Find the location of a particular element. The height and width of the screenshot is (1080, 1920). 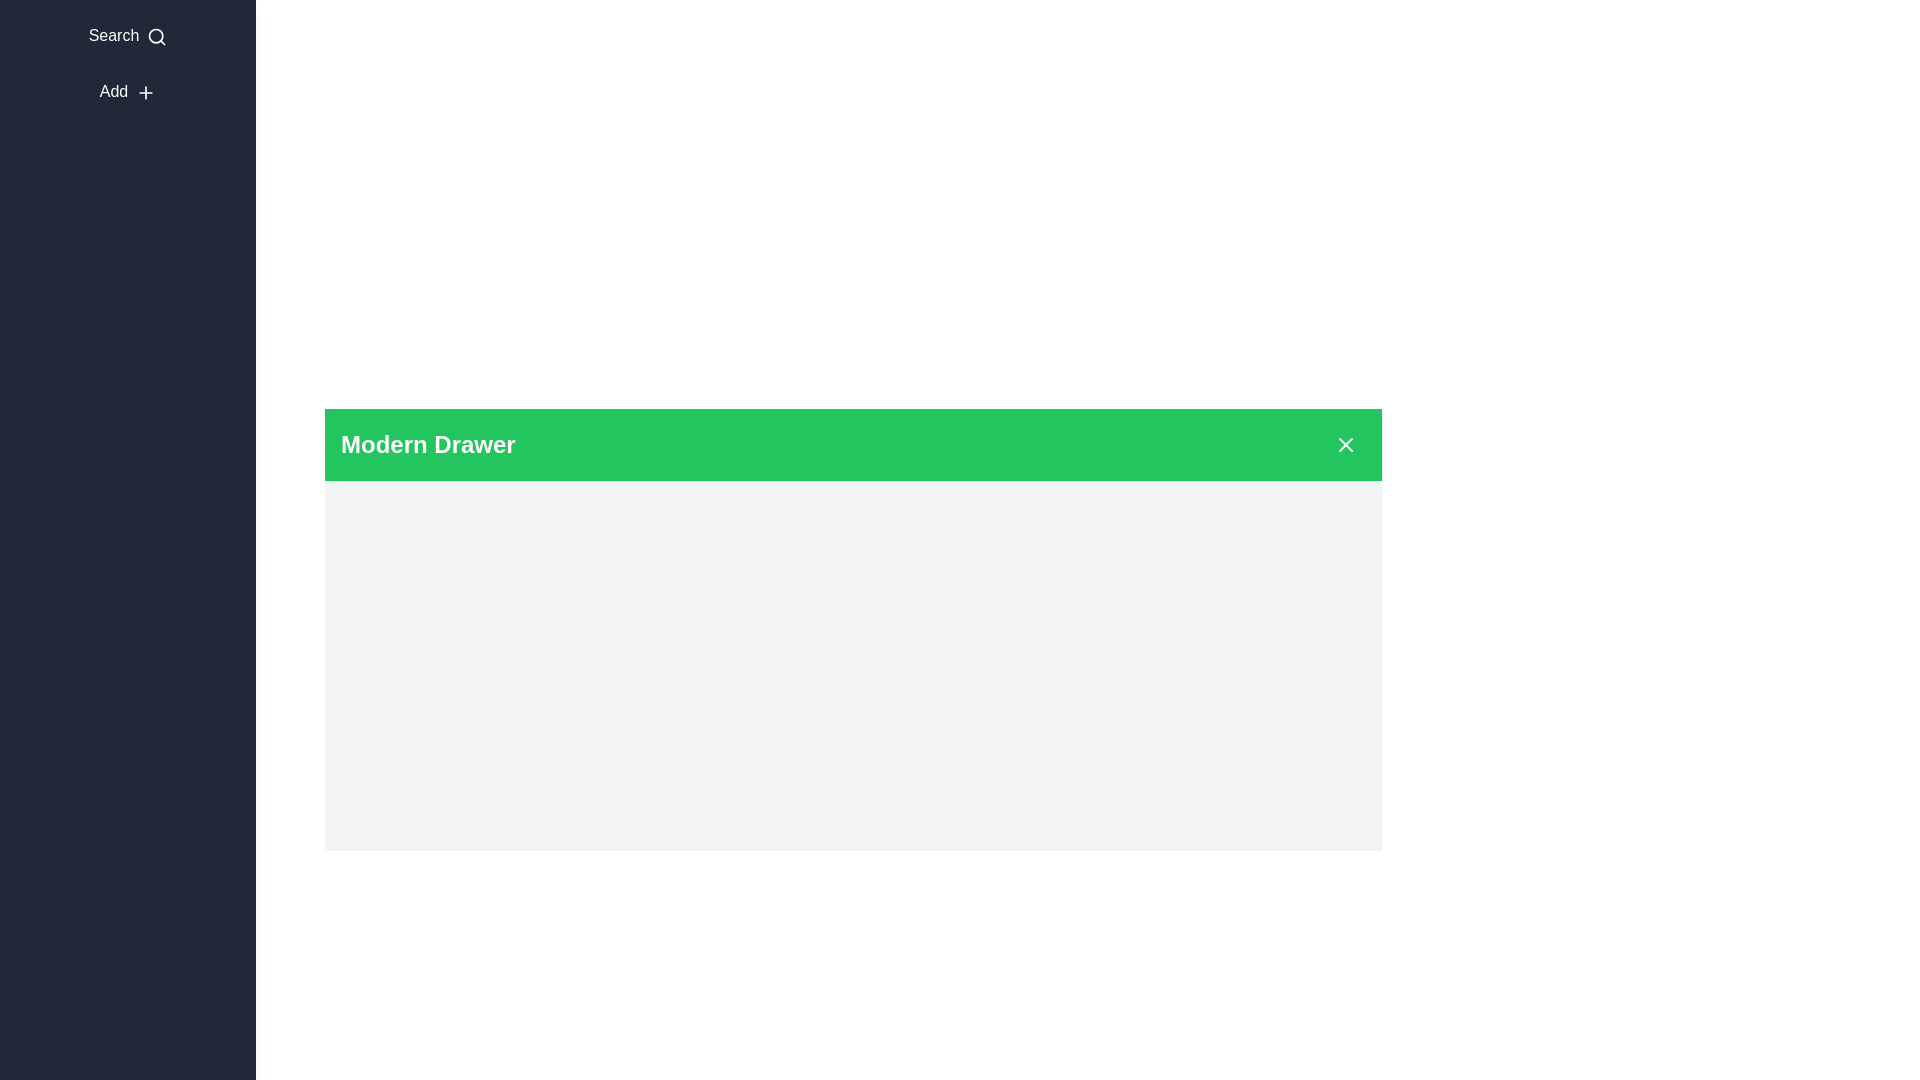

the text label displaying 'Add' in bold white font located in the left sidebar of the interface under a search field is located at coordinates (113, 91).